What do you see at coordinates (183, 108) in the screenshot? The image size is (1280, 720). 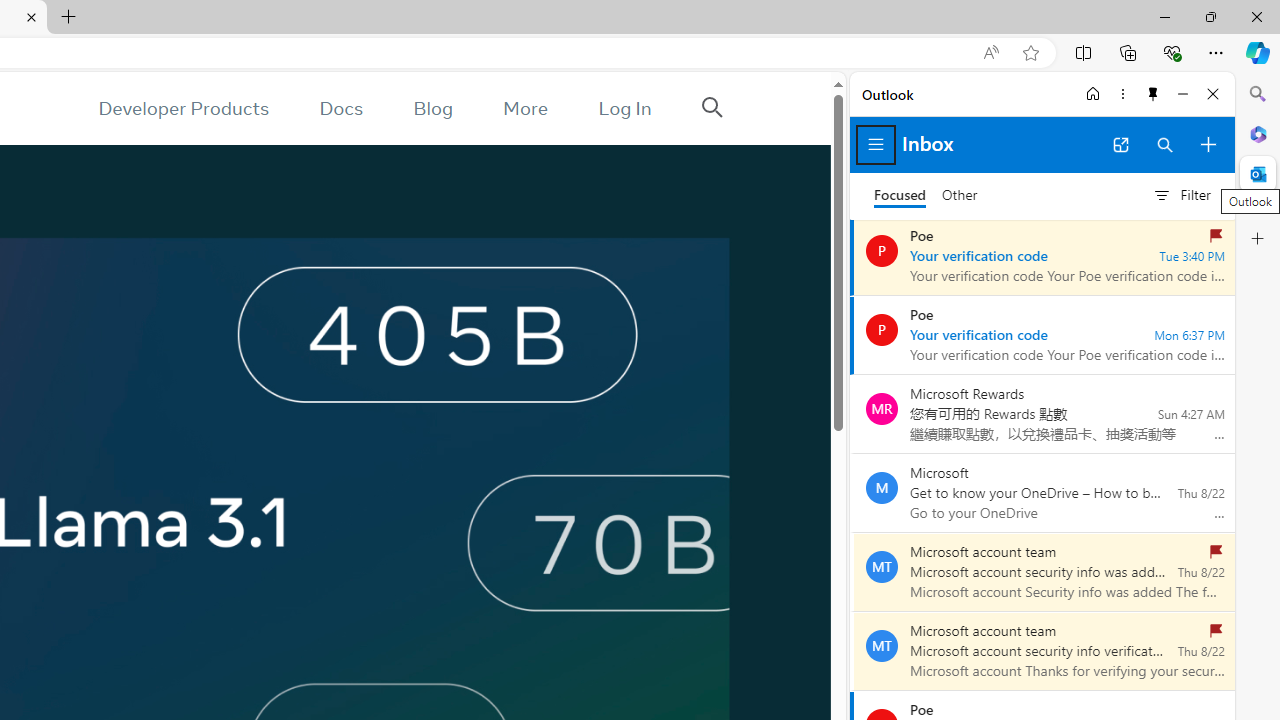 I see `'Developer Products'` at bounding box center [183, 108].